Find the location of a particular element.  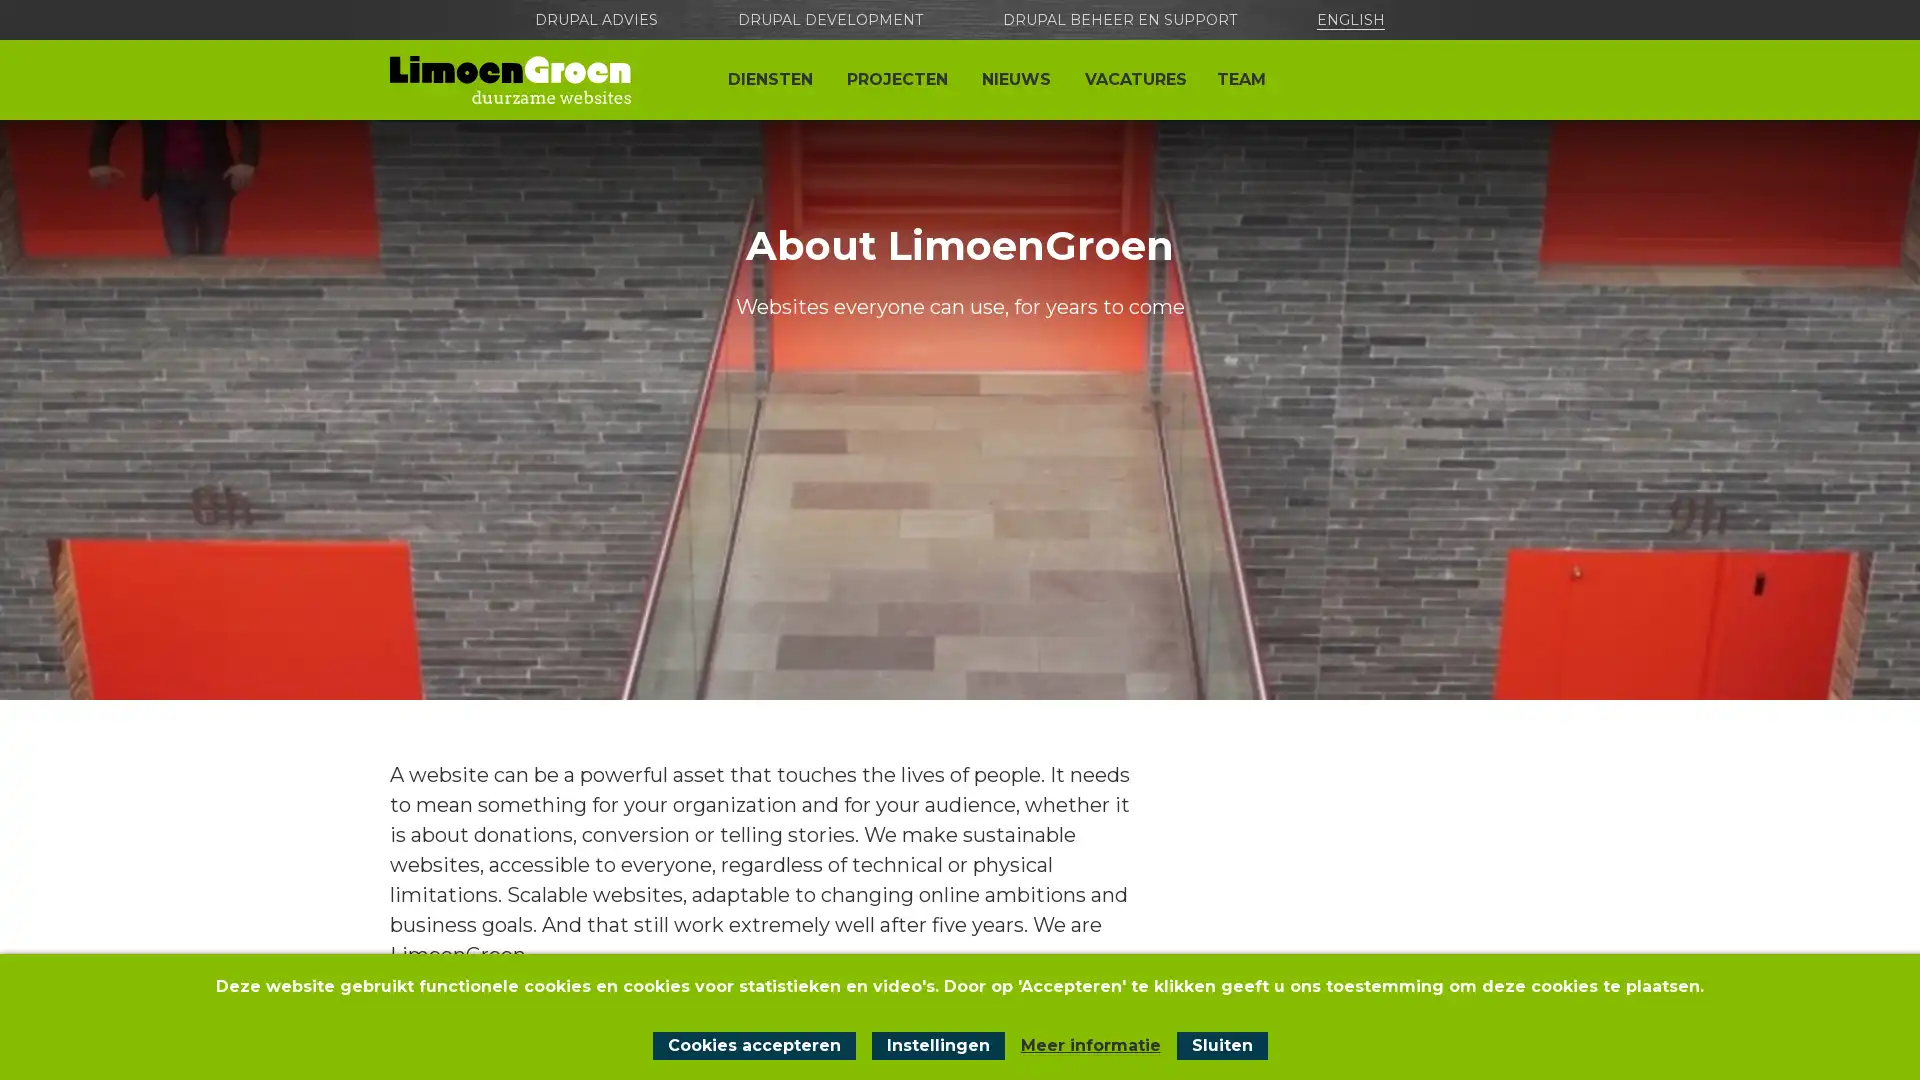

Instellingen is located at coordinates (936, 1044).